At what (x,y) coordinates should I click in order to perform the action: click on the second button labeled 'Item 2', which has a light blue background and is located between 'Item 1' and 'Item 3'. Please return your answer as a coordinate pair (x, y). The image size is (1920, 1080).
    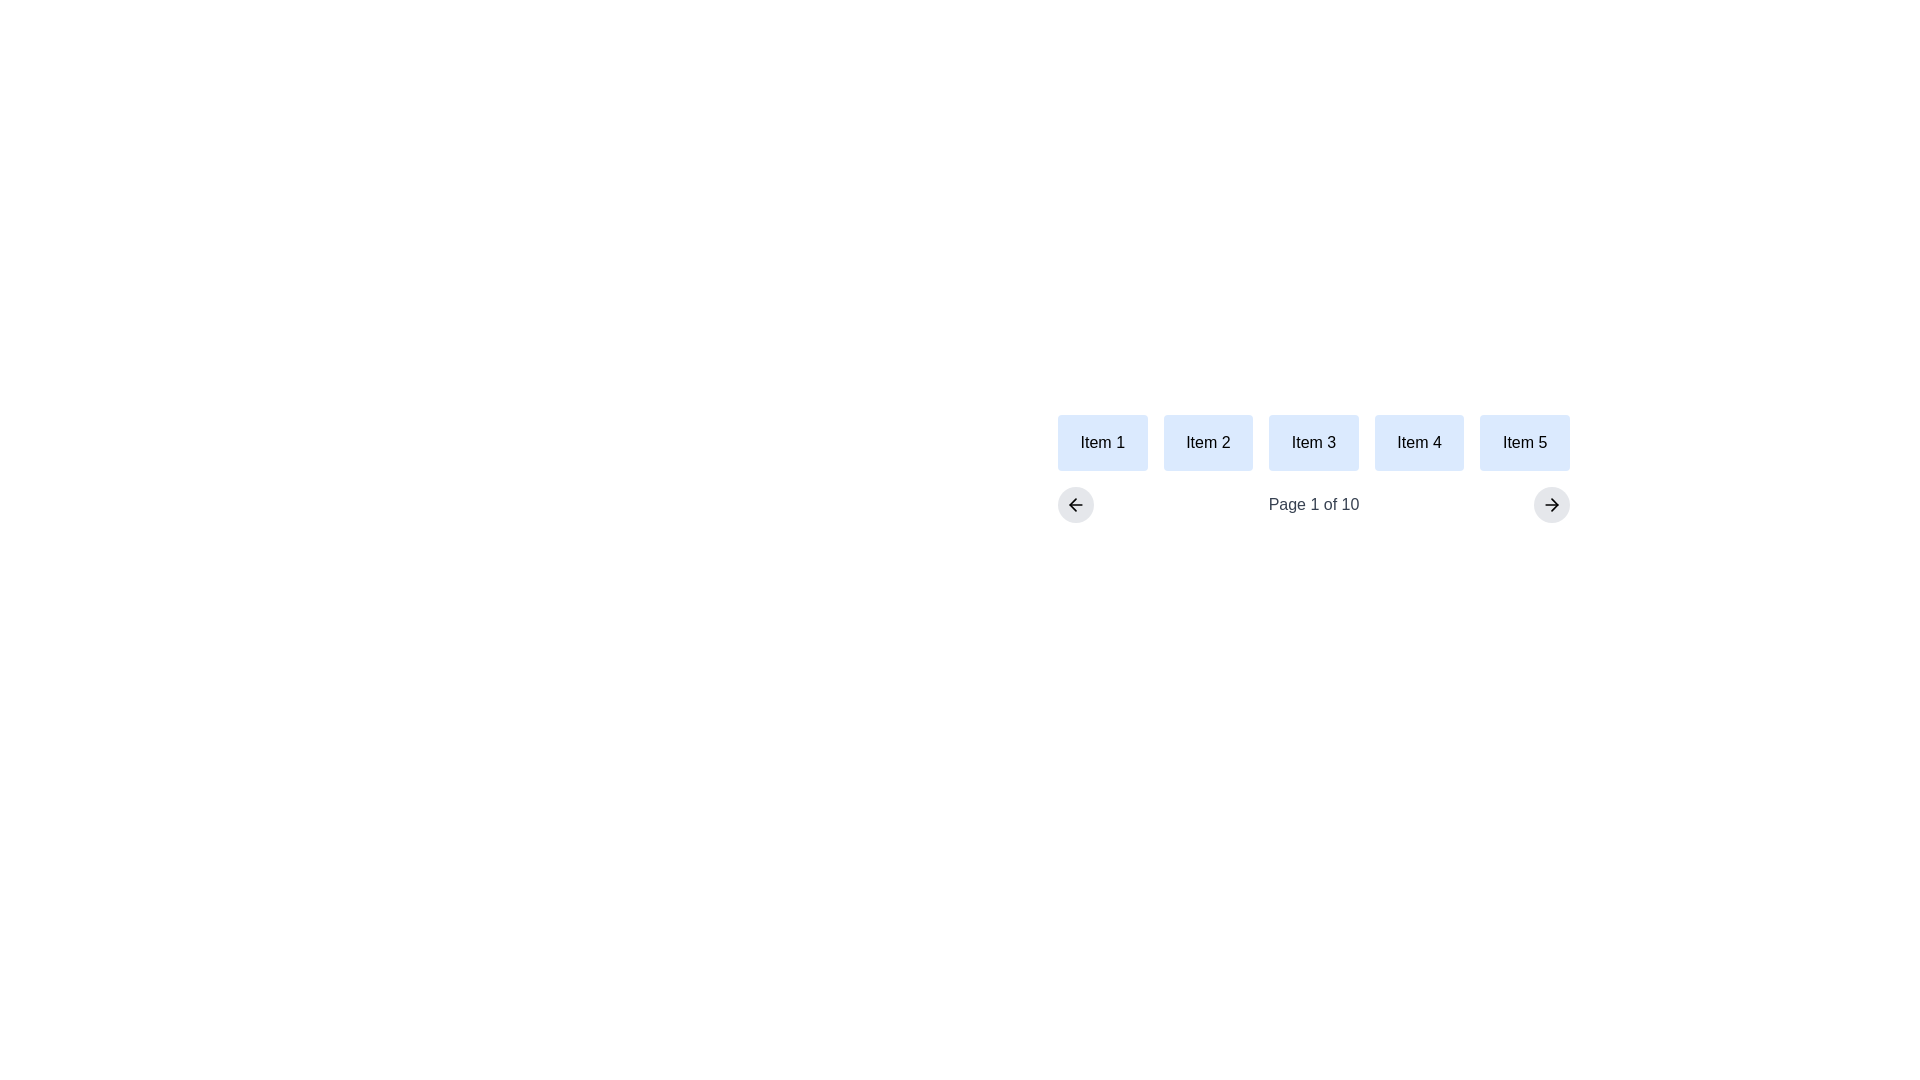
    Looking at the image, I should click on (1207, 442).